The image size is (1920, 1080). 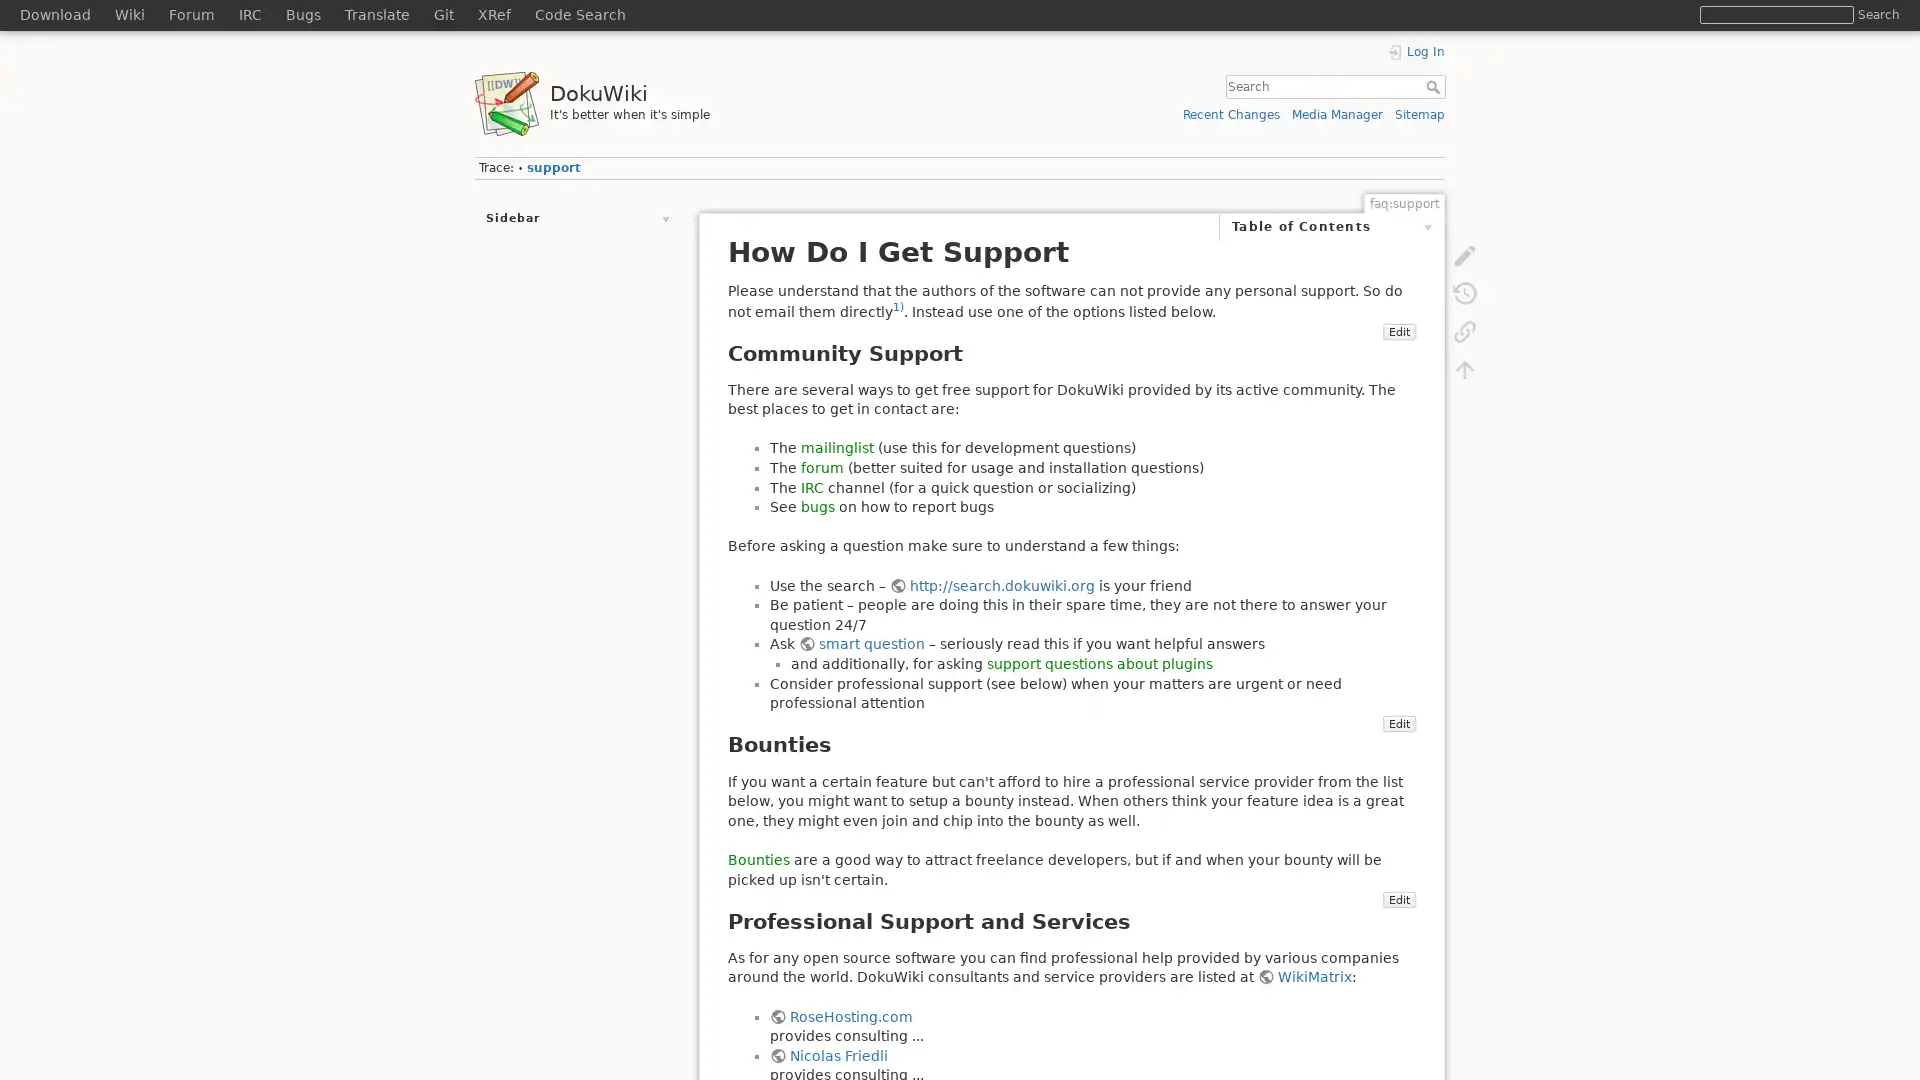 What do you see at coordinates (1397, 350) in the screenshot?
I see `Edit` at bounding box center [1397, 350].